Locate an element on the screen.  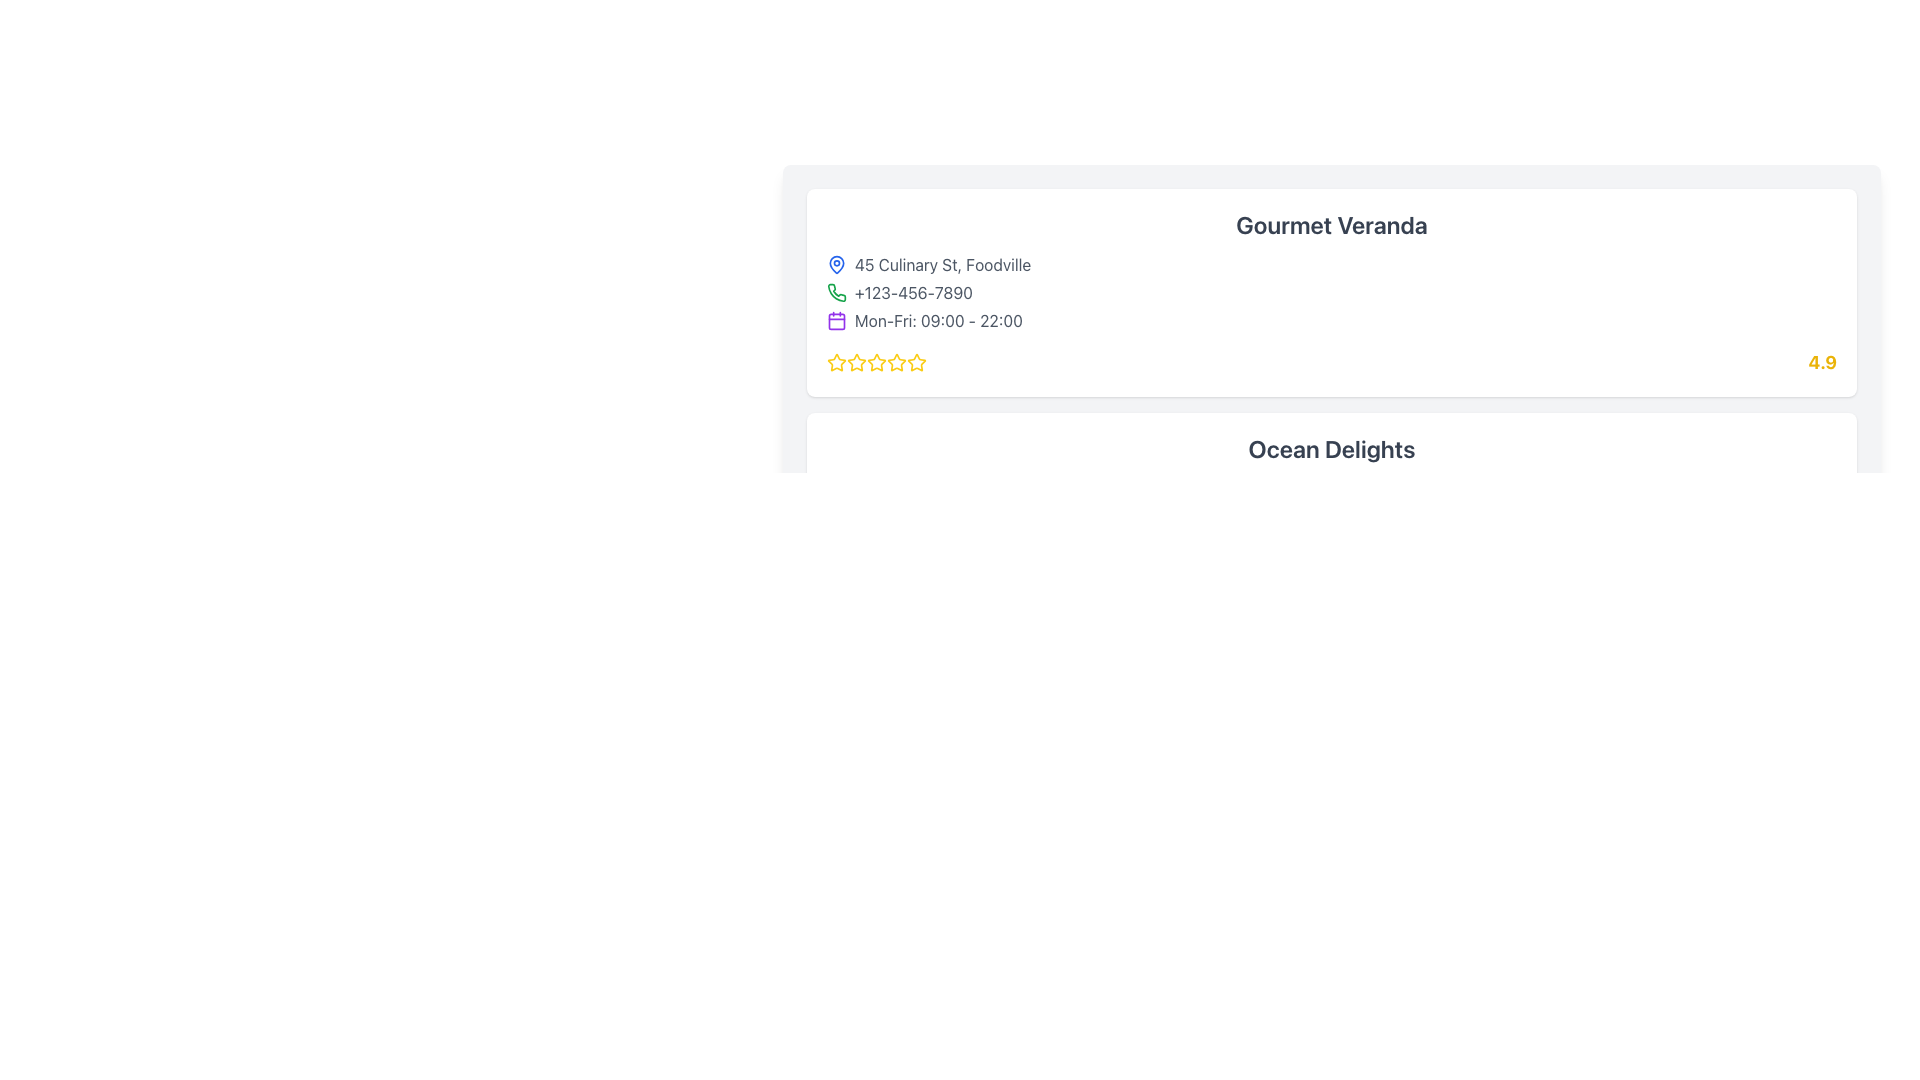
the phone icon representing the contact number '+123-456-7890', located in the middle section of the UI, to the left of the text is located at coordinates (836, 293).